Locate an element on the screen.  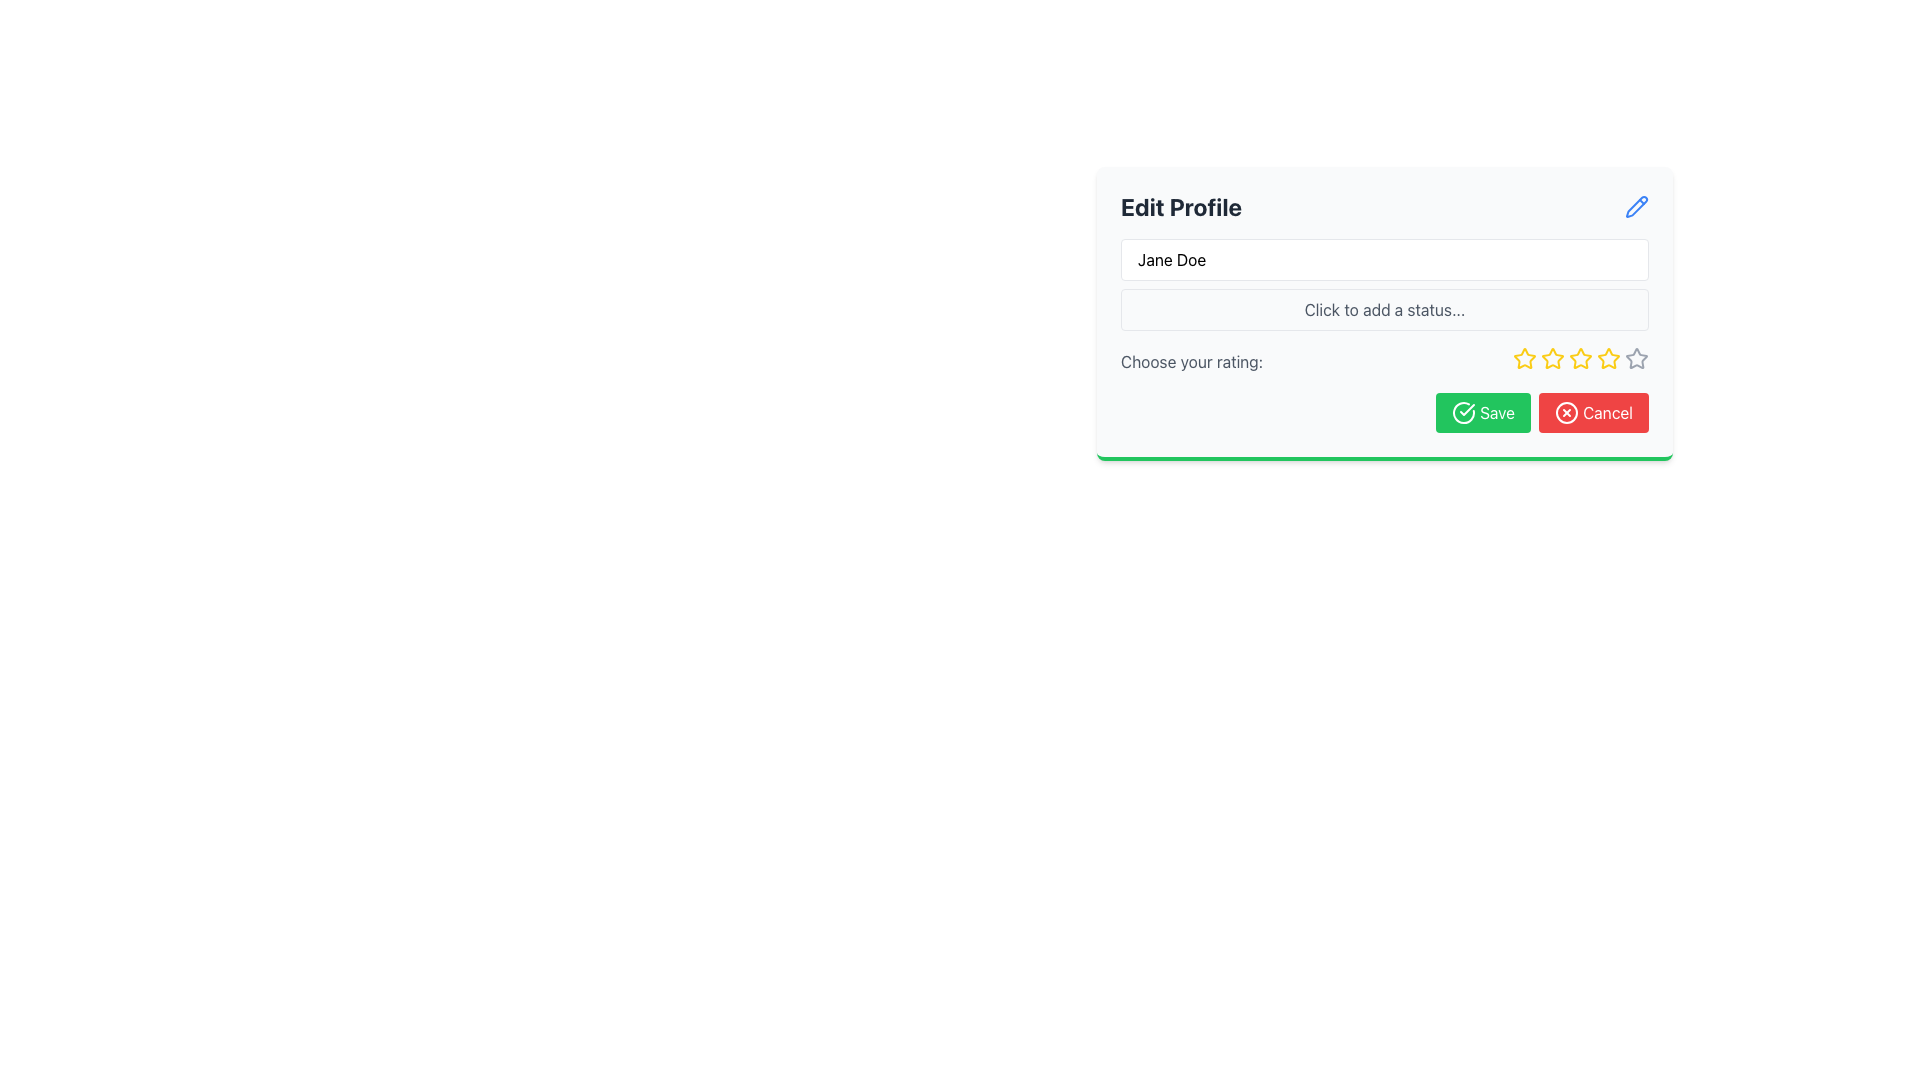
the green 'Save' button with rounded corners and a check-circle icon, located below the rating stars is located at coordinates (1483, 411).